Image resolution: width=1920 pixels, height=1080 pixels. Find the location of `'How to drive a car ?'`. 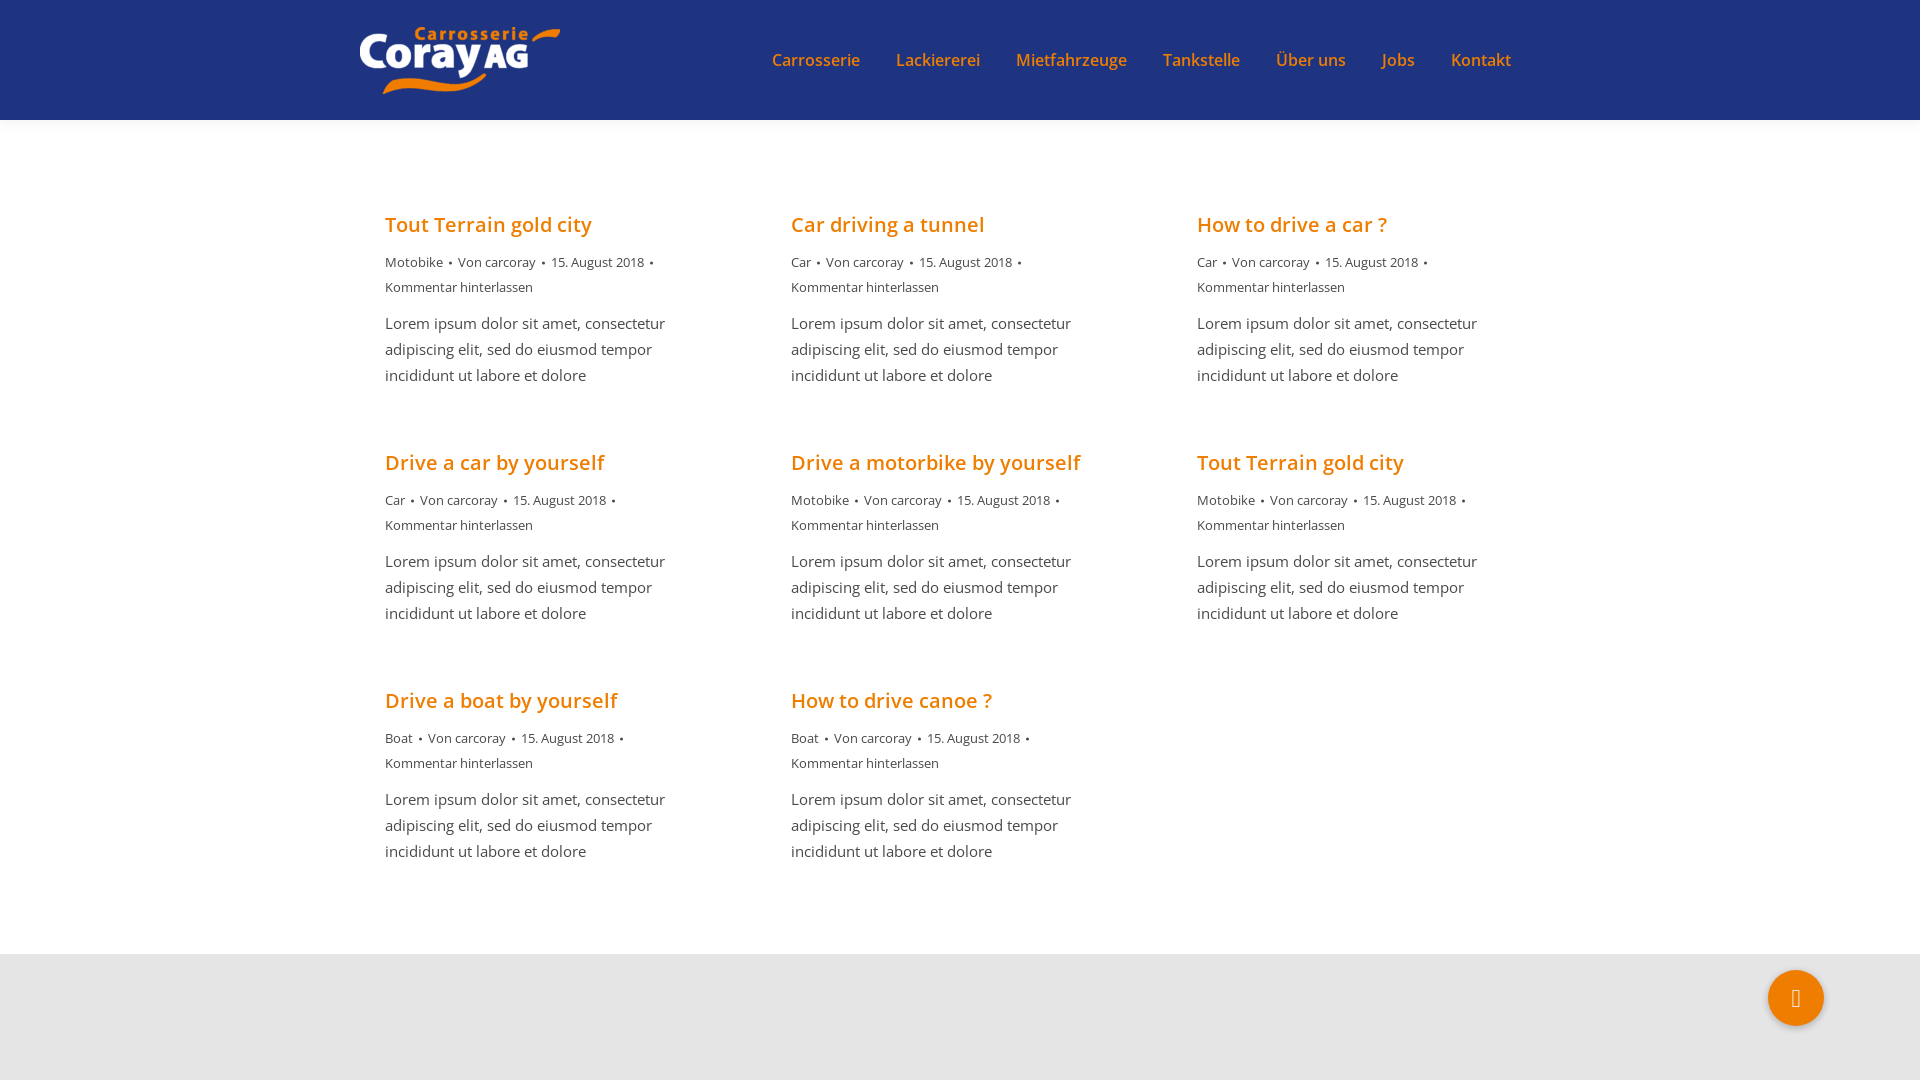

'How to drive a car ?' is located at coordinates (1291, 224).